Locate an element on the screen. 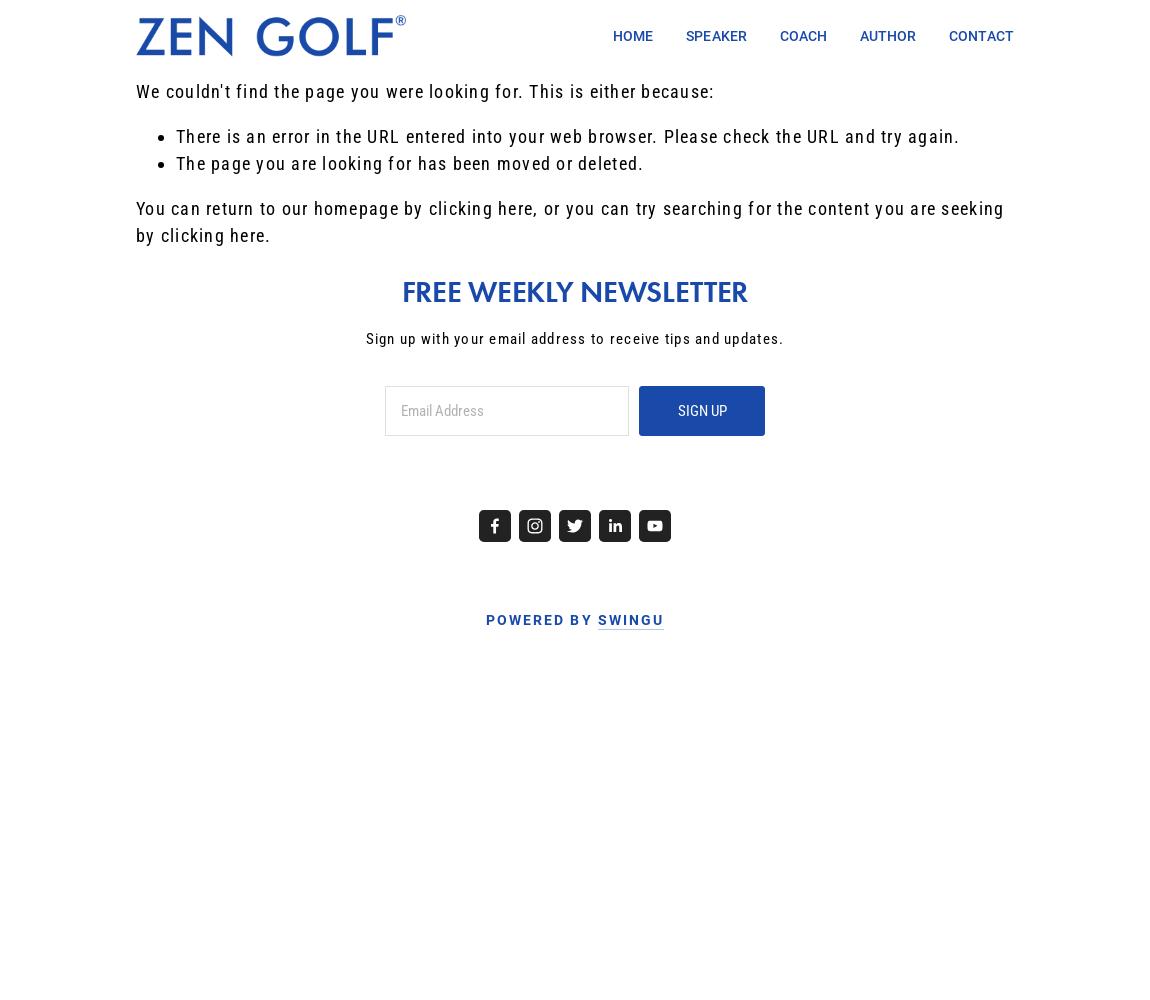  'You can return to our homepage by' is located at coordinates (135, 207).